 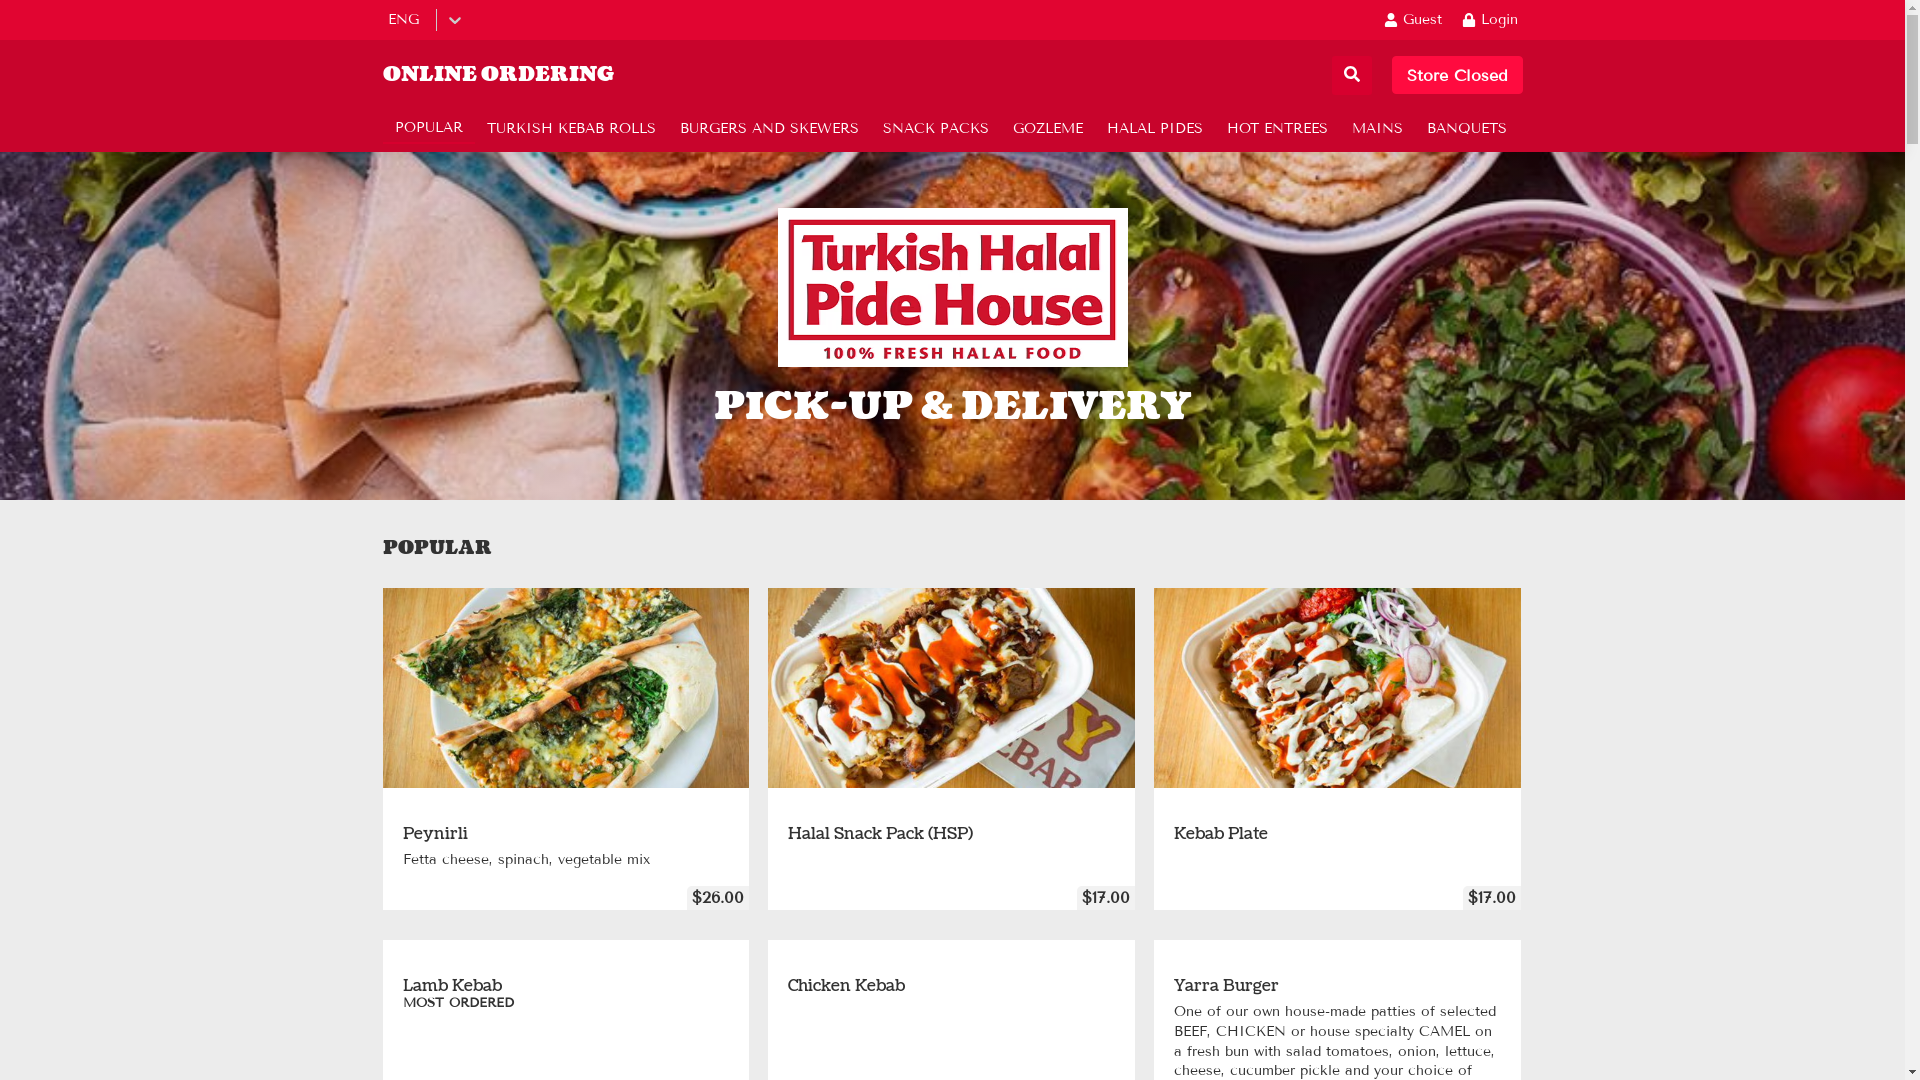 What do you see at coordinates (1457, 73) in the screenshot?
I see `'Store Closed'` at bounding box center [1457, 73].